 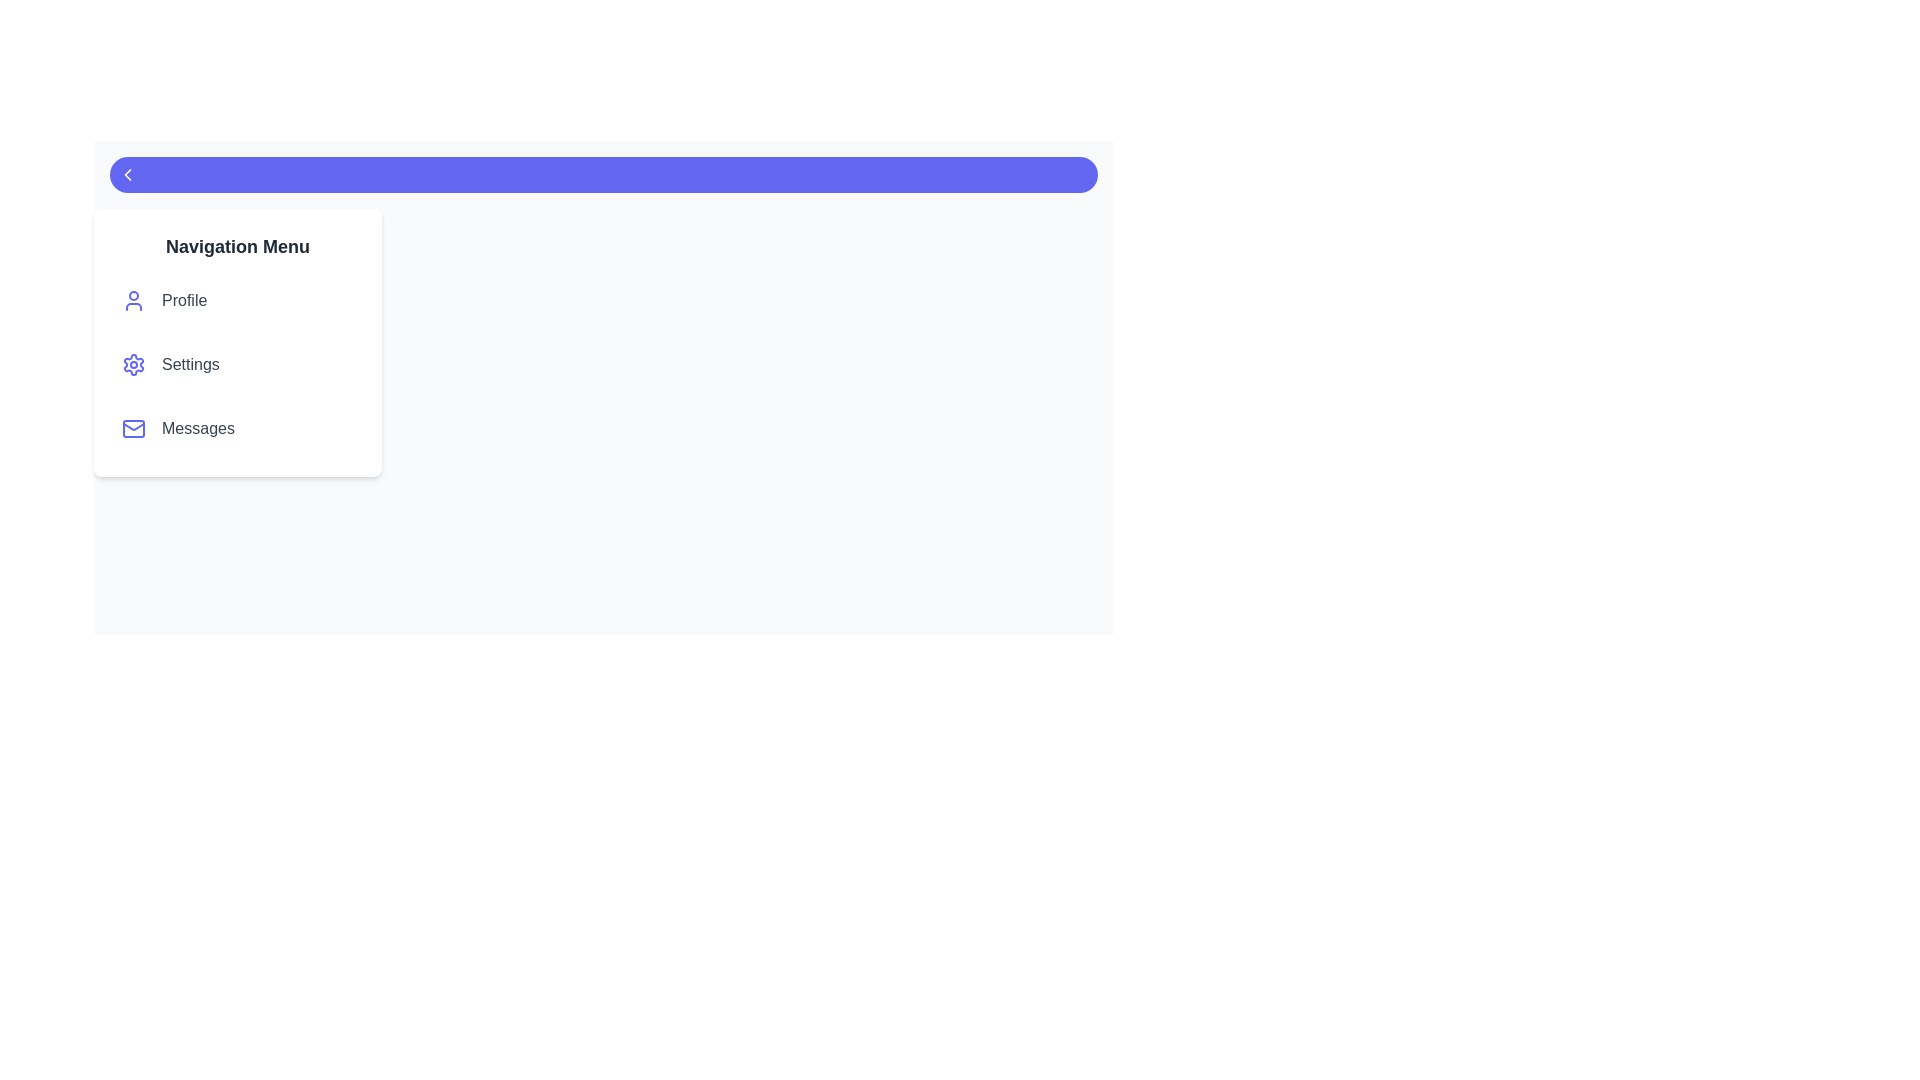 What do you see at coordinates (238, 427) in the screenshot?
I see `the menu item labeled 'Messages' in the drawer` at bounding box center [238, 427].